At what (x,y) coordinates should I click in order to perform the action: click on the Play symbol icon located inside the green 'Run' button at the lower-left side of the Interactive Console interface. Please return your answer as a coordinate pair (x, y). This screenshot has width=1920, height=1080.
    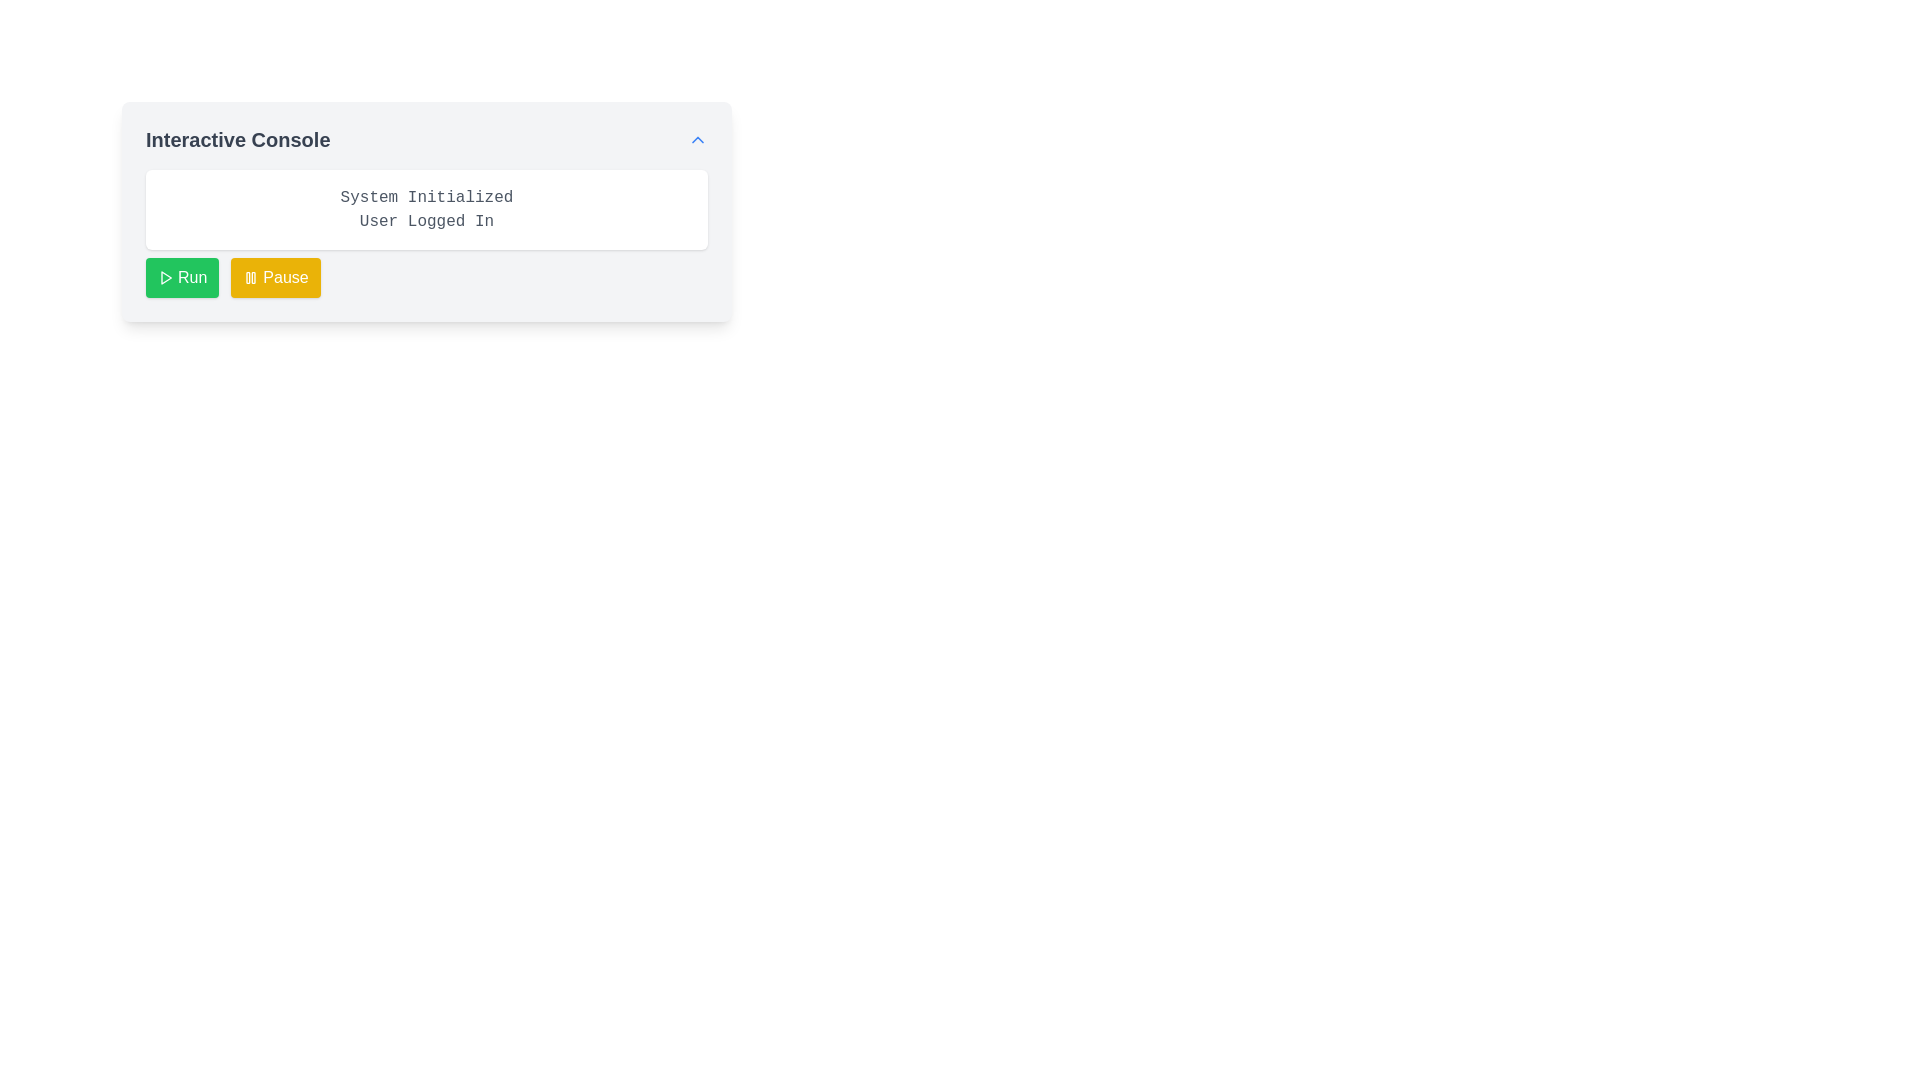
    Looking at the image, I should click on (166, 277).